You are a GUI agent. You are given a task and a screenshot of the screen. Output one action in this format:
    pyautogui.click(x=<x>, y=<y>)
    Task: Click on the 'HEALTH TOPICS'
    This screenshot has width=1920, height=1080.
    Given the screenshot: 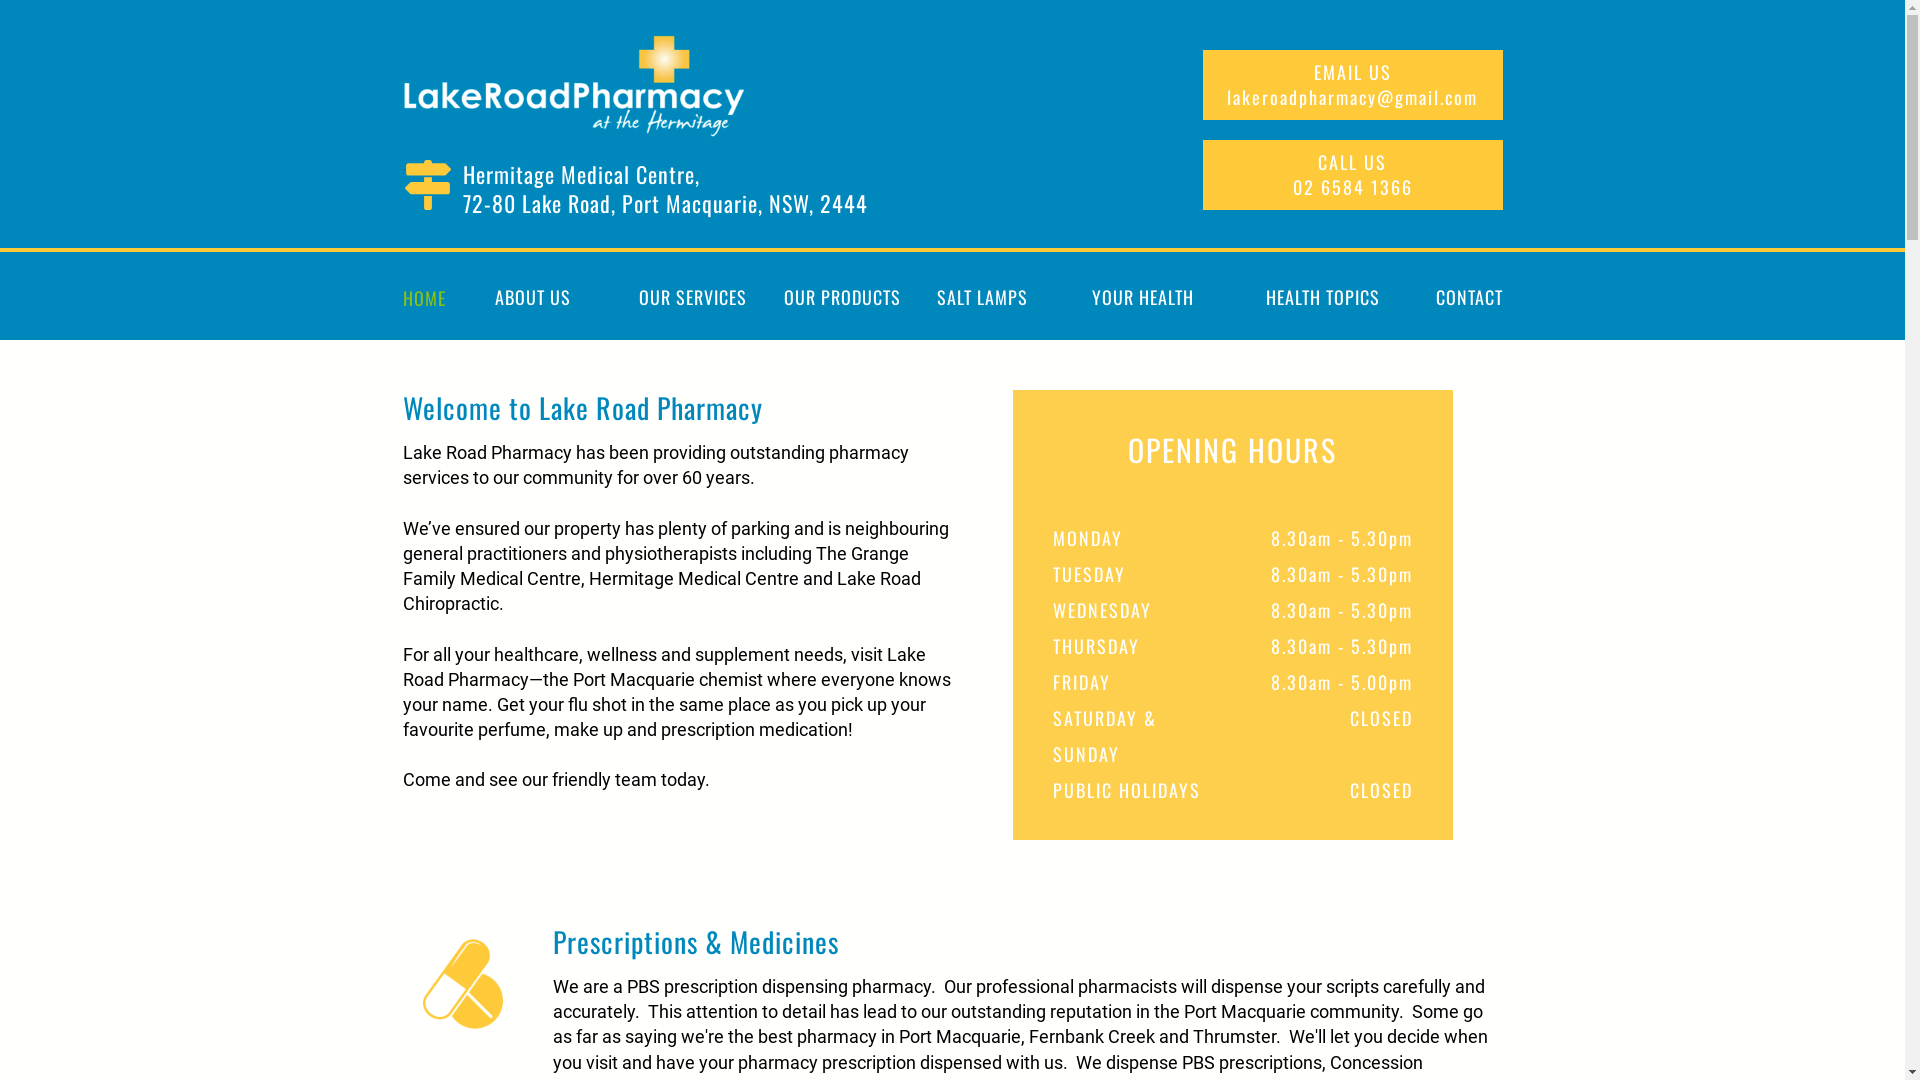 What is the action you would take?
    pyautogui.click(x=1321, y=297)
    